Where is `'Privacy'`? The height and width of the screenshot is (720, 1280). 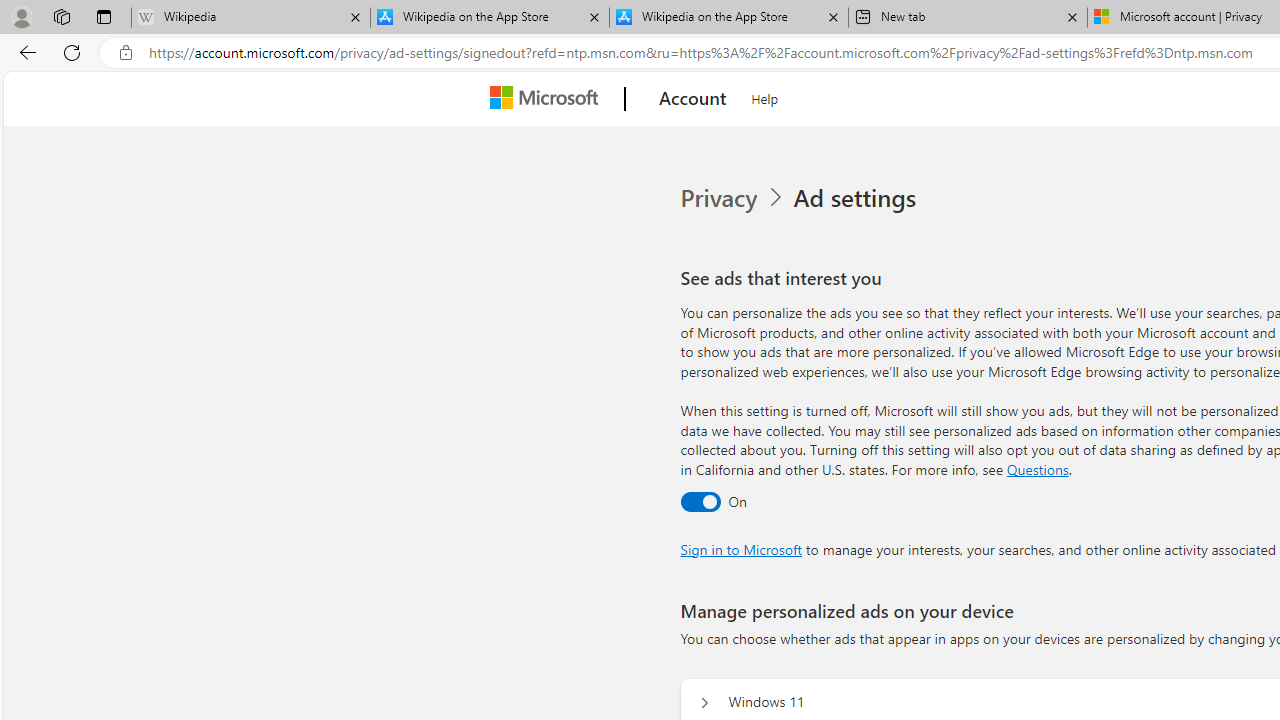 'Privacy' is located at coordinates (720, 198).